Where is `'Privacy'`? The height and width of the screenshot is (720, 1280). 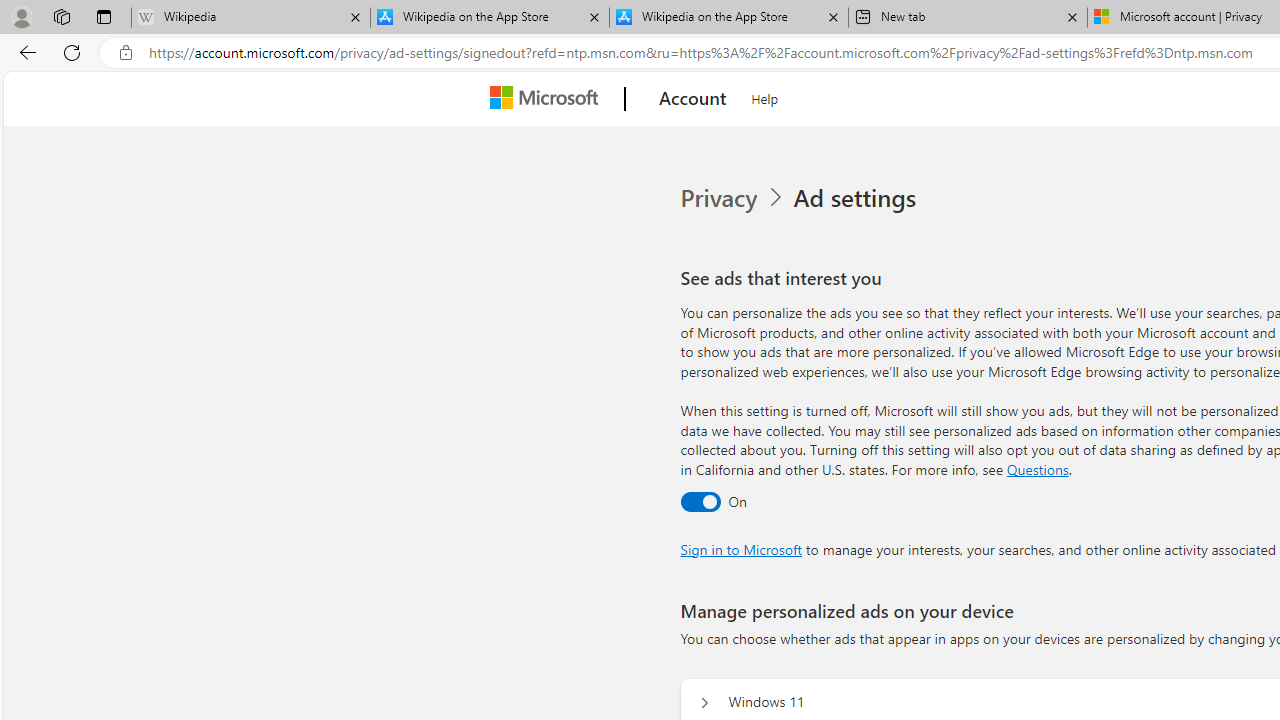 'Privacy' is located at coordinates (720, 198).